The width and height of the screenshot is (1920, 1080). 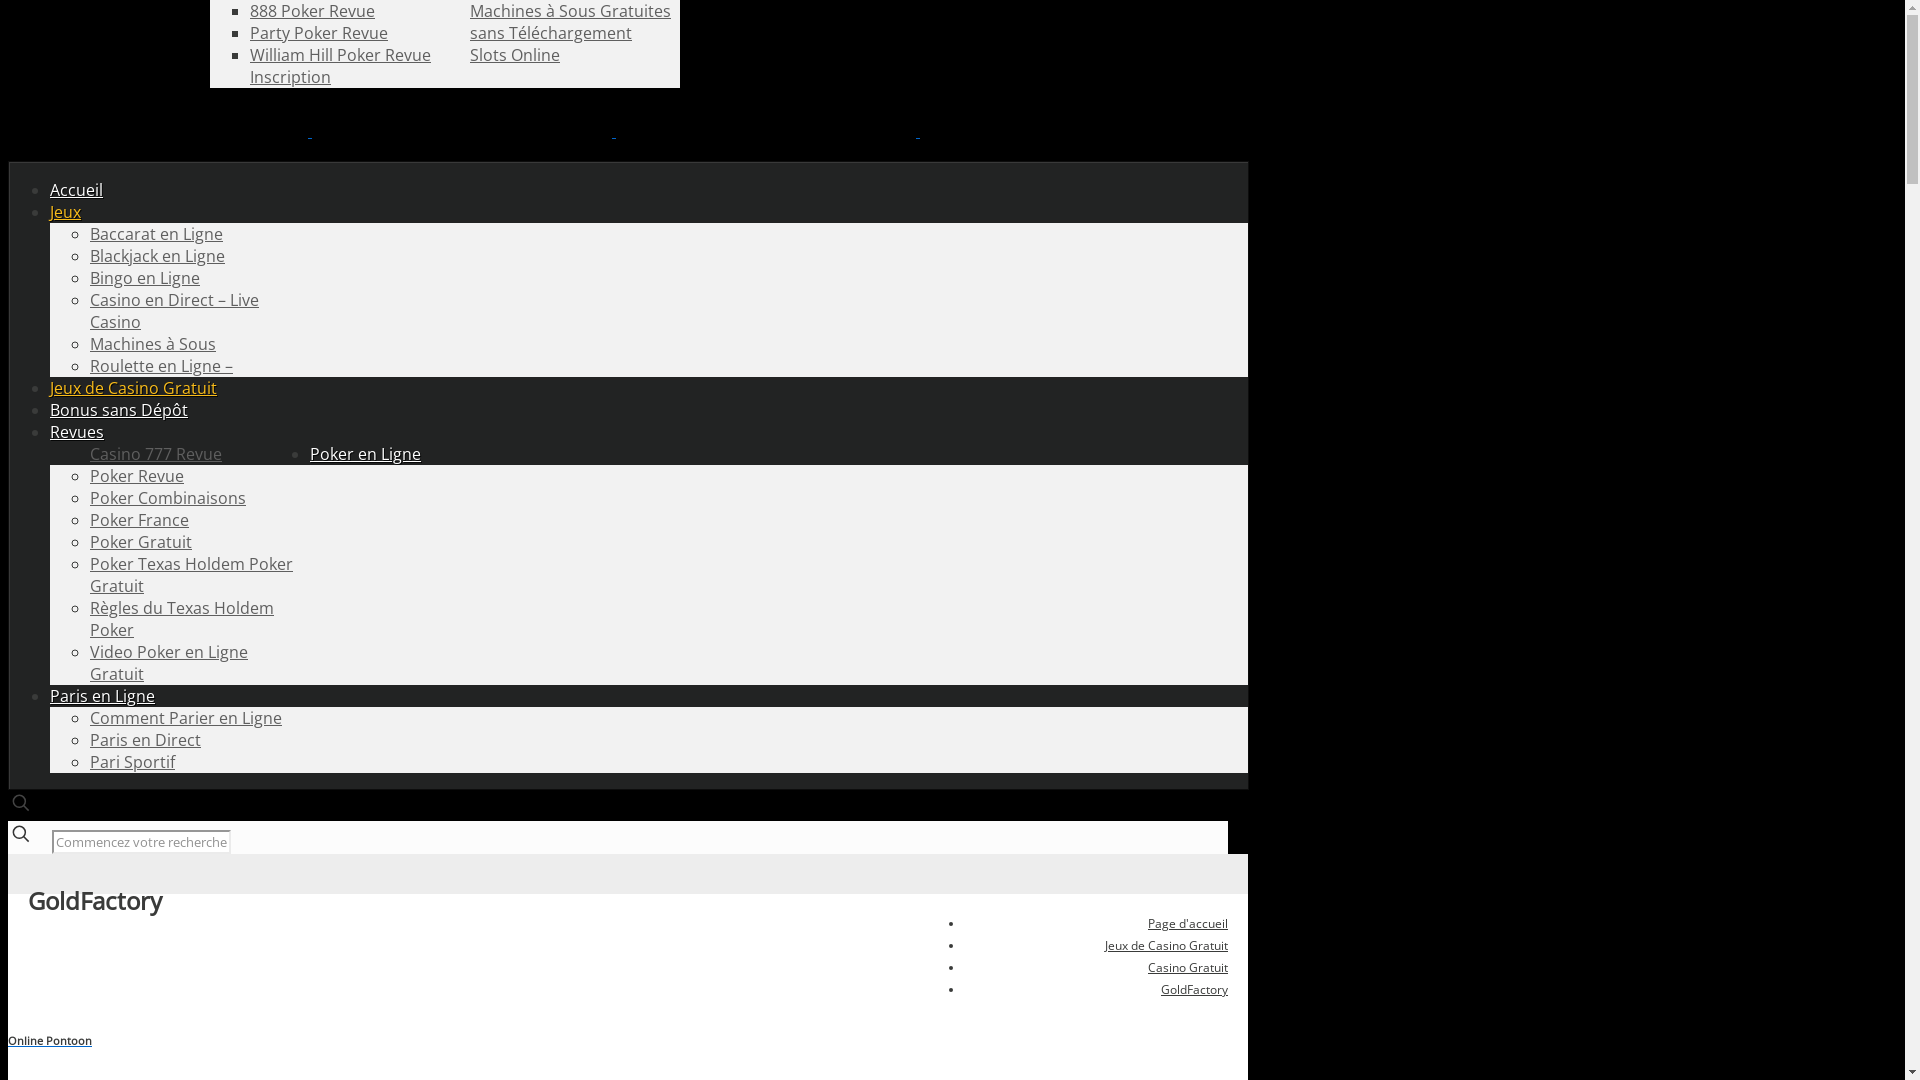 What do you see at coordinates (340, 53) in the screenshot?
I see `'William Hill Poker Revue'` at bounding box center [340, 53].